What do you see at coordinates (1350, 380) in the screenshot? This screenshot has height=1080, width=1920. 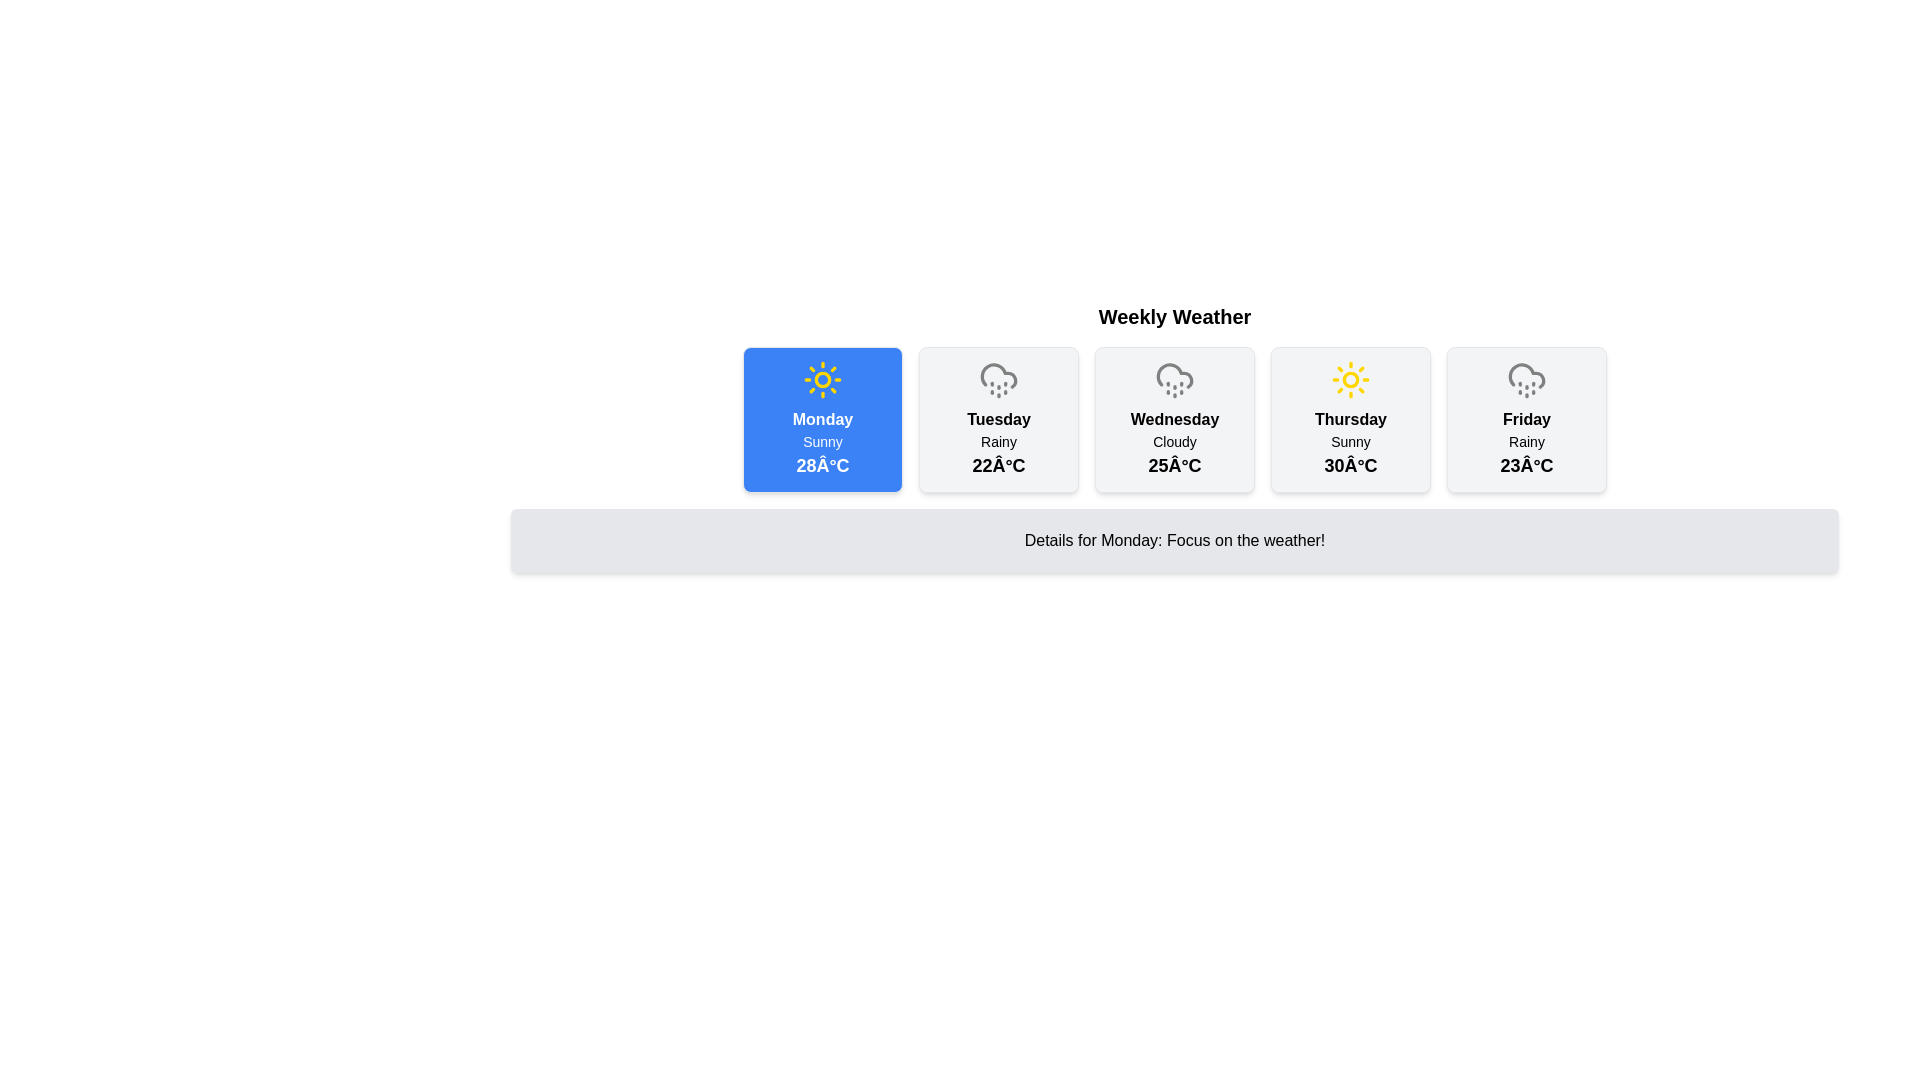 I see `the sun icon representing sunny weather, located centrally in the top row of the Thursday weather forecast card` at bounding box center [1350, 380].